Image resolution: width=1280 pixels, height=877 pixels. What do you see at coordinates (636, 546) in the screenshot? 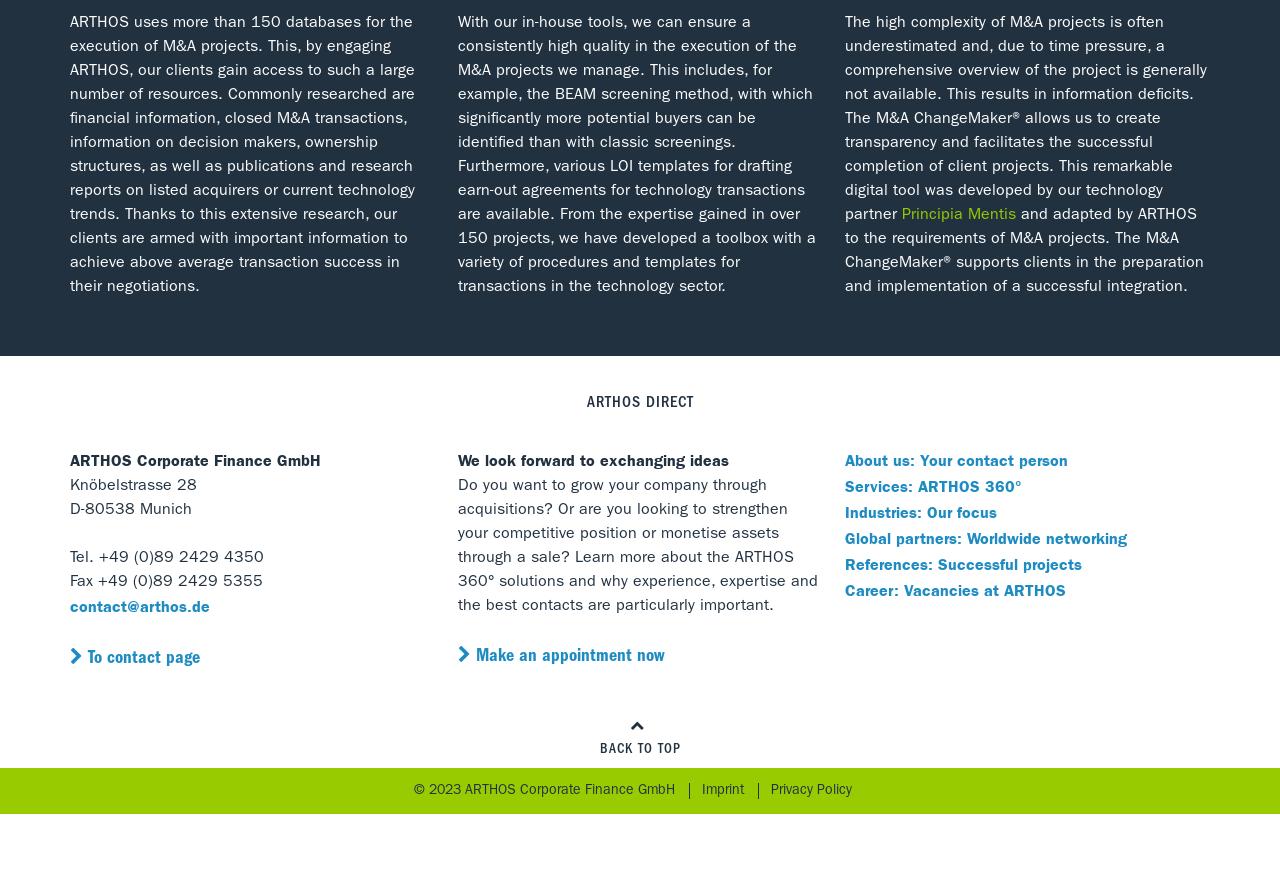
I see `'Do you want to grow your company through acquisitions? Or are you looking to strengthen your competitive position or monetise assets through a sale? Learn more about the ARTHOS 360° solutions and why experience, expertise and the best contacts are particularly important.'` at bounding box center [636, 546].